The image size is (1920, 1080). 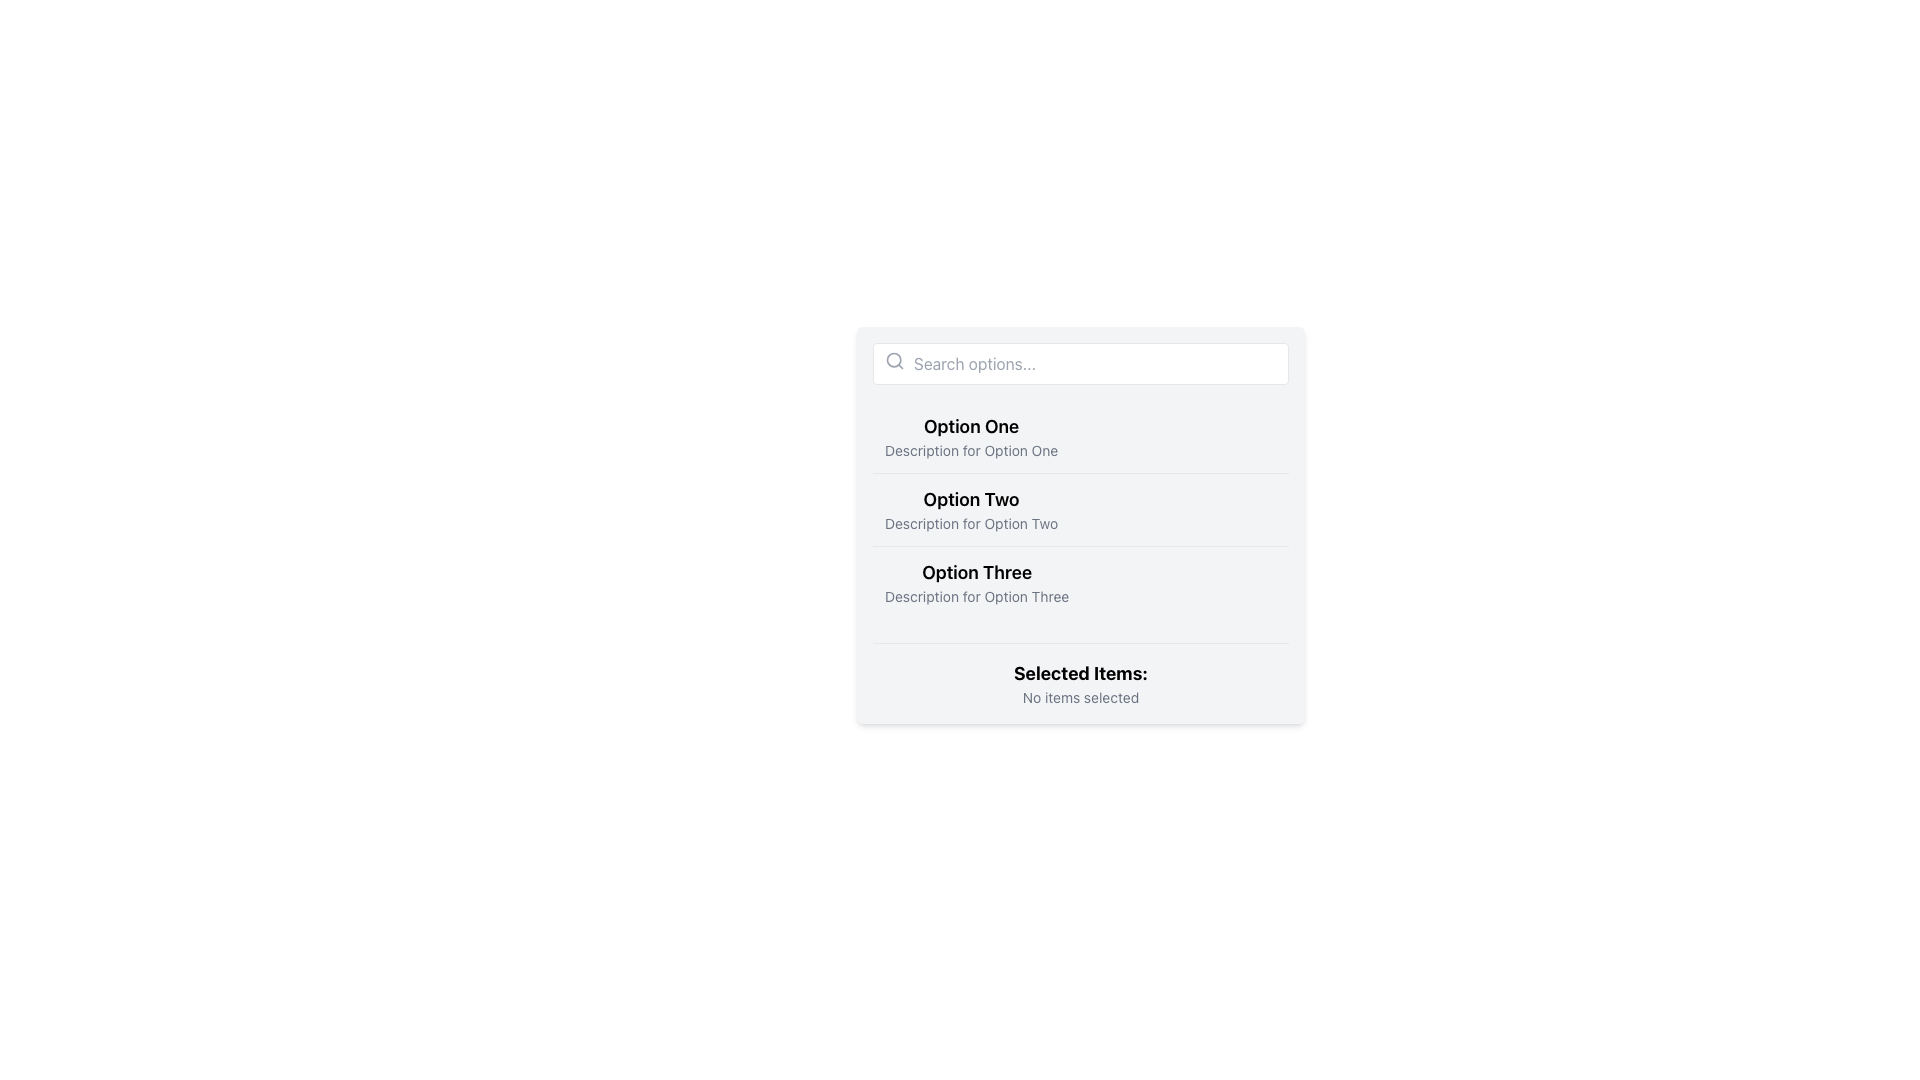 I want to click on the text label displaying 'No items selected', which is located beneath the label 'Selected Items:' and styled in small gray font, so click(x=1079, y=697).